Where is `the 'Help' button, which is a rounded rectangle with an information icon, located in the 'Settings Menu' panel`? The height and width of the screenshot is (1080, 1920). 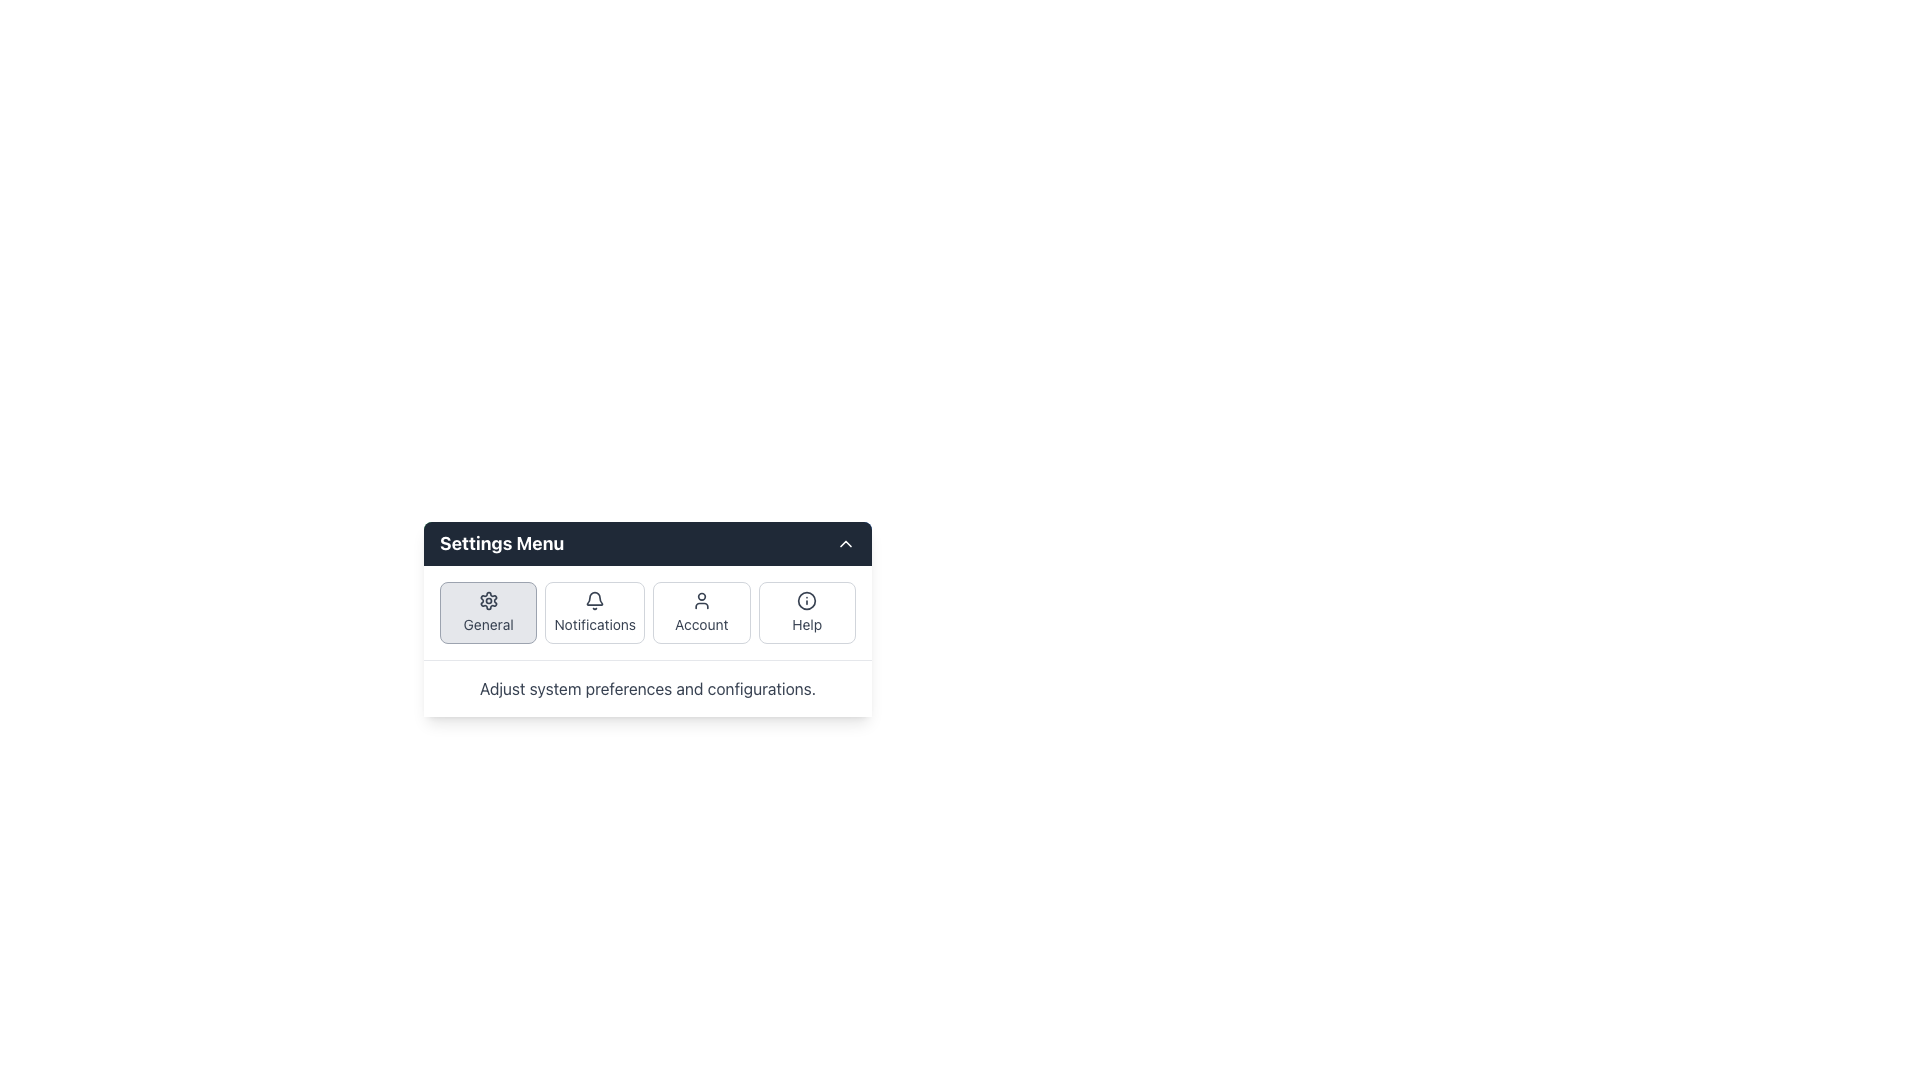 the 'Help' button, which is a rounded rectangle with an information icon, located in the 'Settings Menu' panel is located at coordinates (807, 612).